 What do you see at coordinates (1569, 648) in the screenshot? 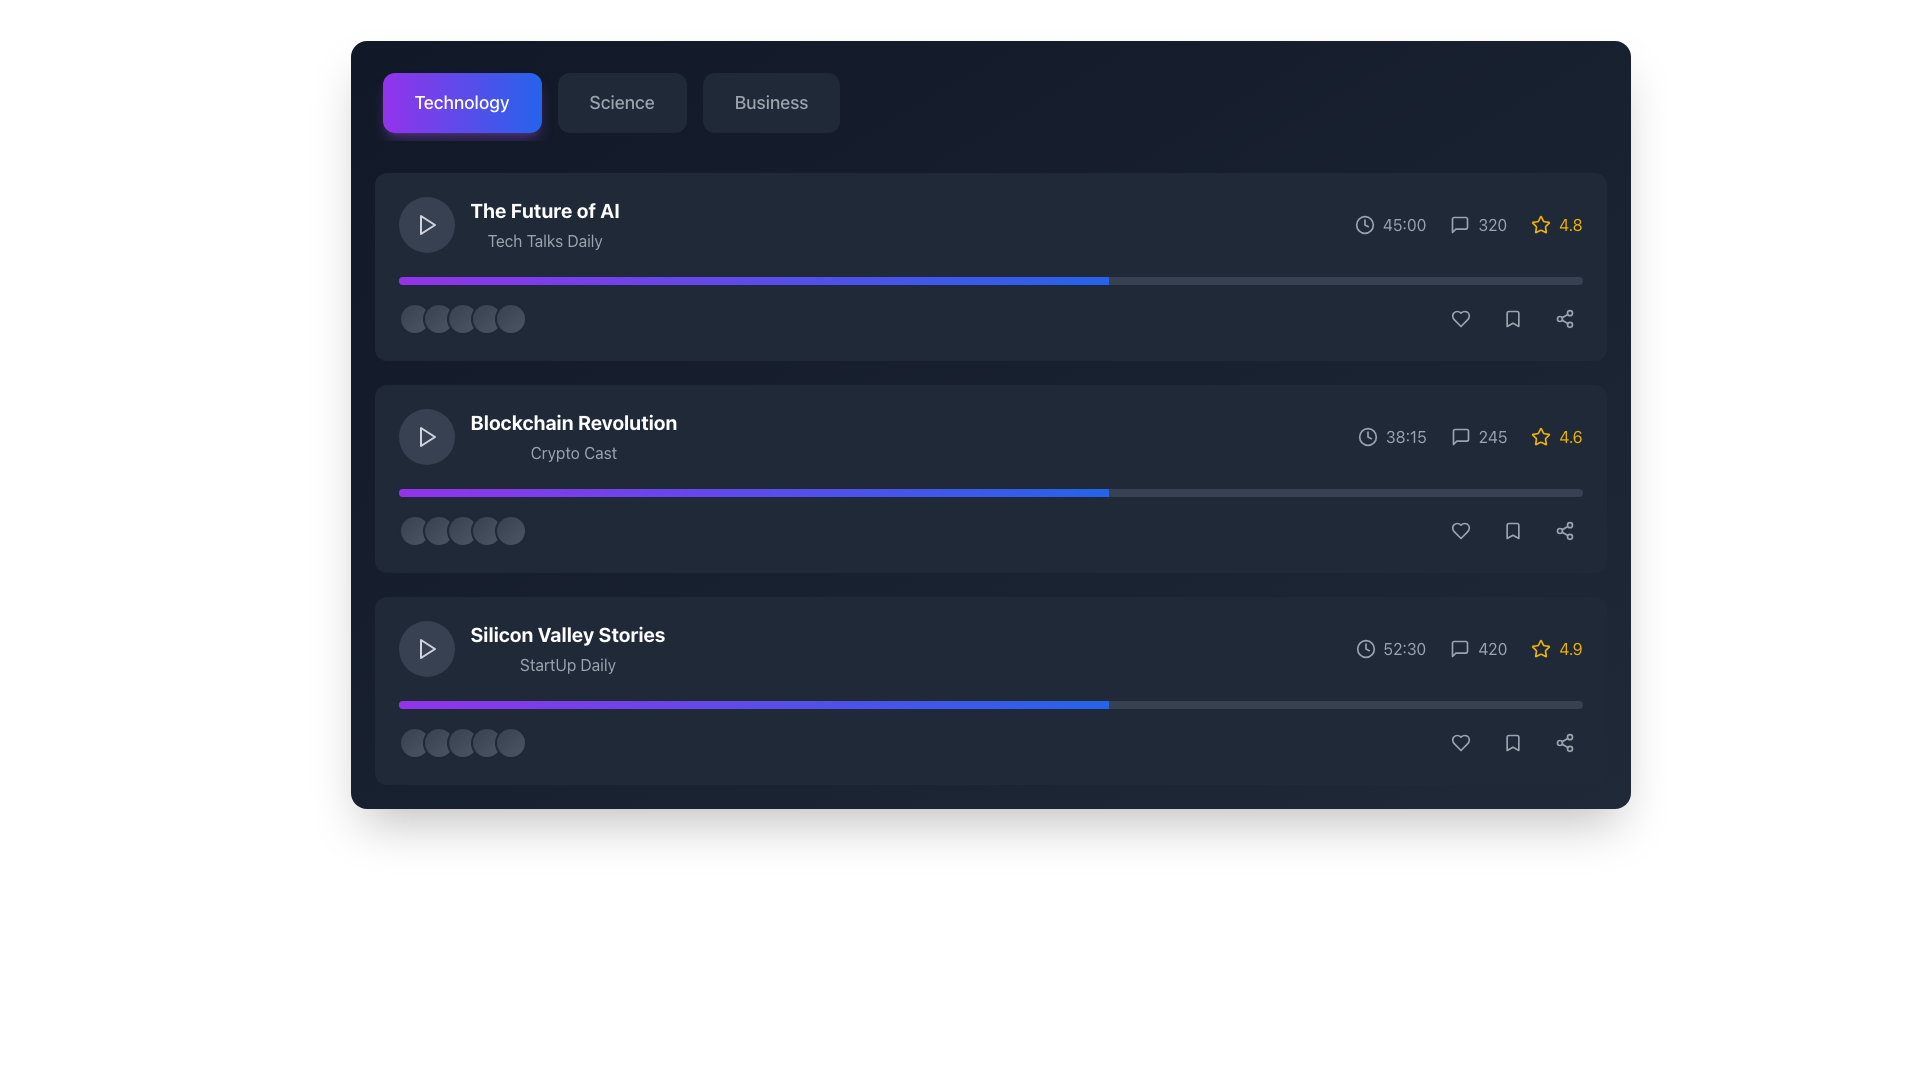
I see `numeric value displayed in bold text, which is '4.9', located towards the bottom right of the interface as part of the rating for 'Silicon Valley Stories'` at bounding box center [1569, 648].